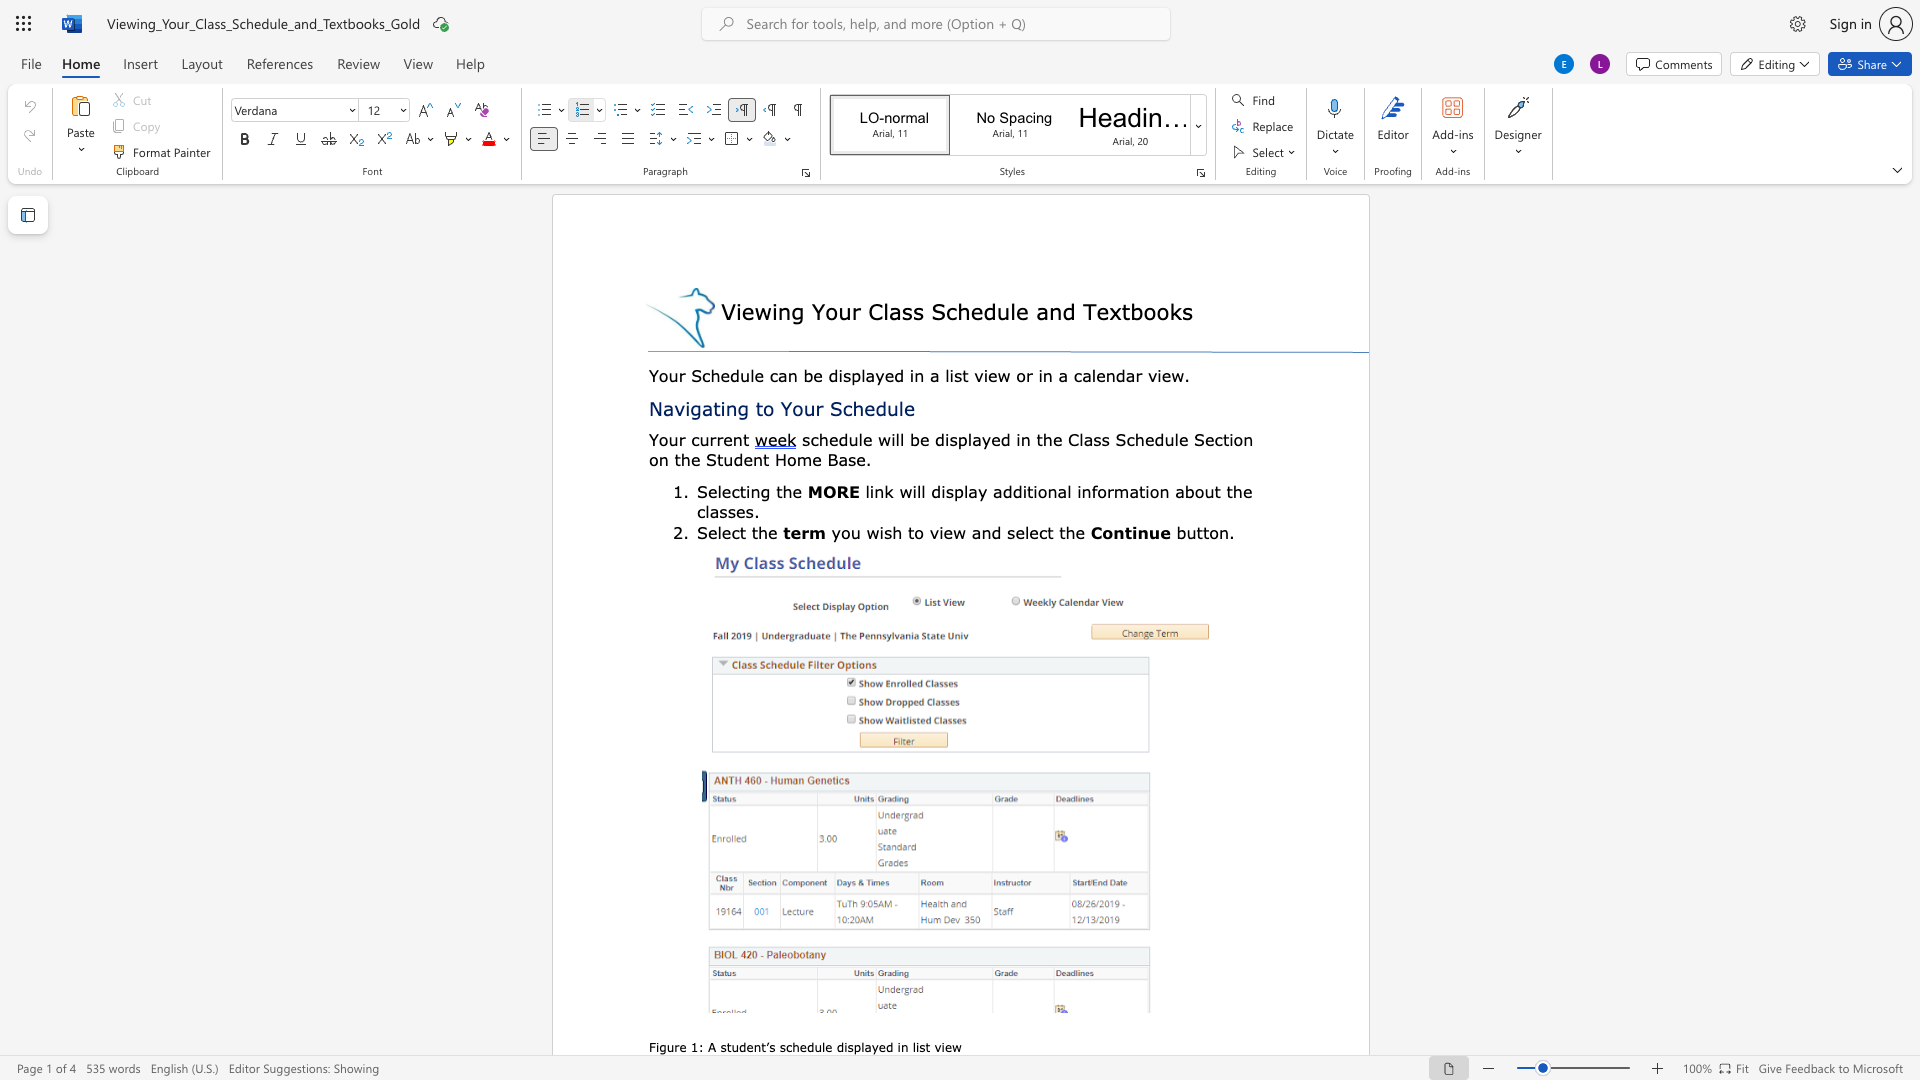 This screenshot has height=1080, width=1920. Describe the element at coordinates (862, 1046) in the screenshot. I see `the 2th character "l" in the text` at that location.